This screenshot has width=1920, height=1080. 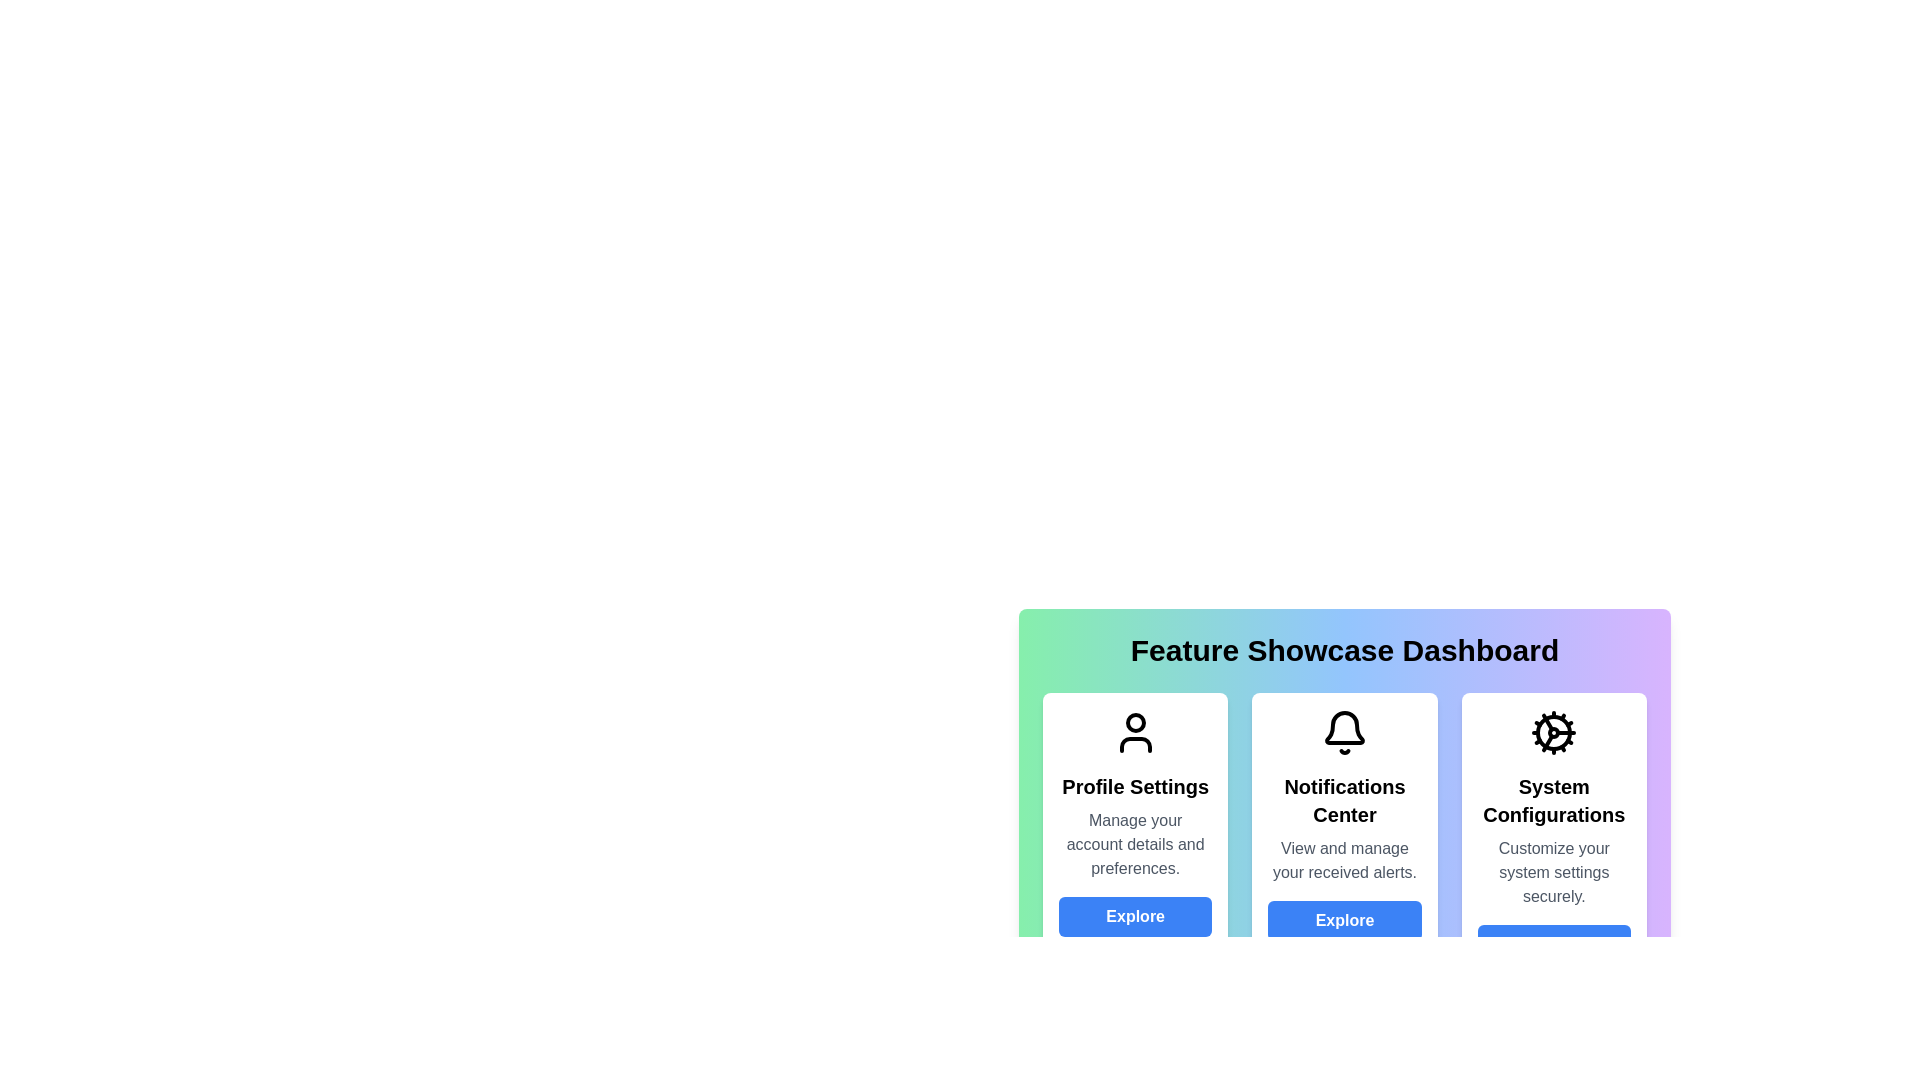 I want to click on the profile settings icon located in the first column of the three-card layout, centered near the top of the card labeled 'Profile Settings', so click(x=1135, y=732).